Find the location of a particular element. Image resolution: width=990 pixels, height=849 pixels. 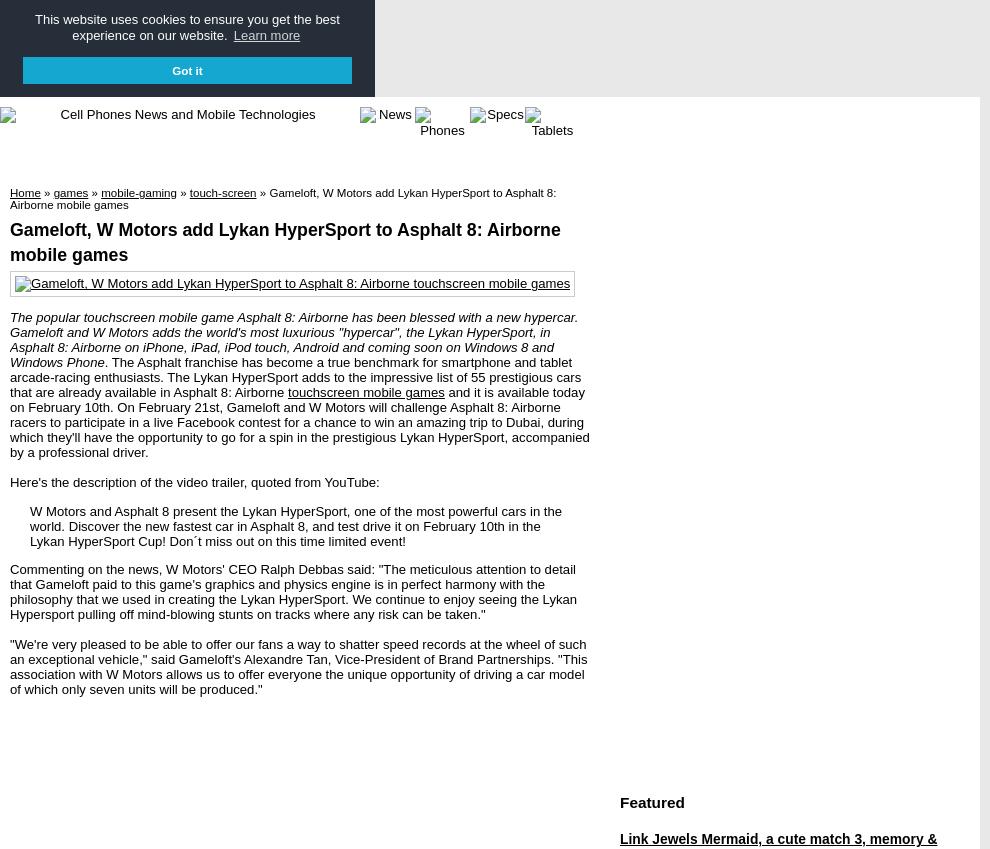

'Home' is located at coordinates (24, 191).